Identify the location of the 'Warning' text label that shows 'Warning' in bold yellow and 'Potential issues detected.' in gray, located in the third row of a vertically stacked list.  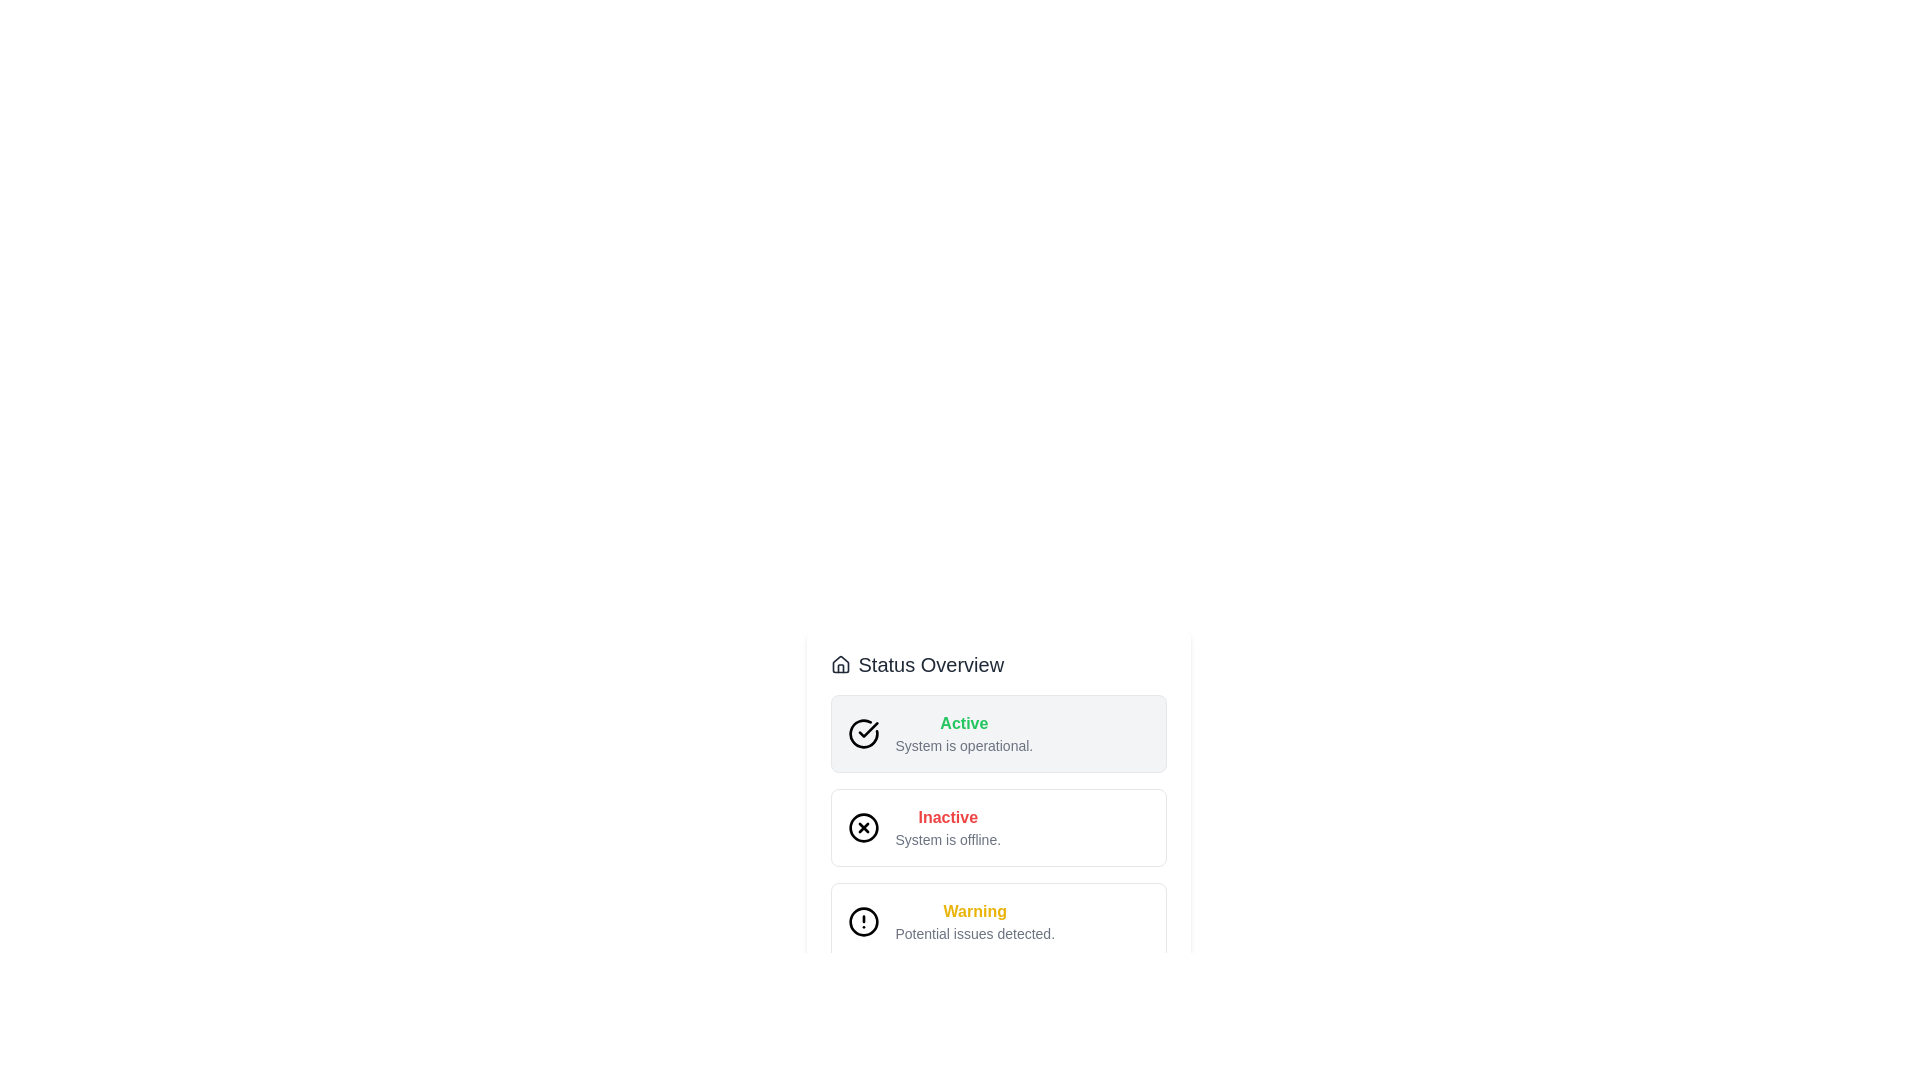
(975, 921).